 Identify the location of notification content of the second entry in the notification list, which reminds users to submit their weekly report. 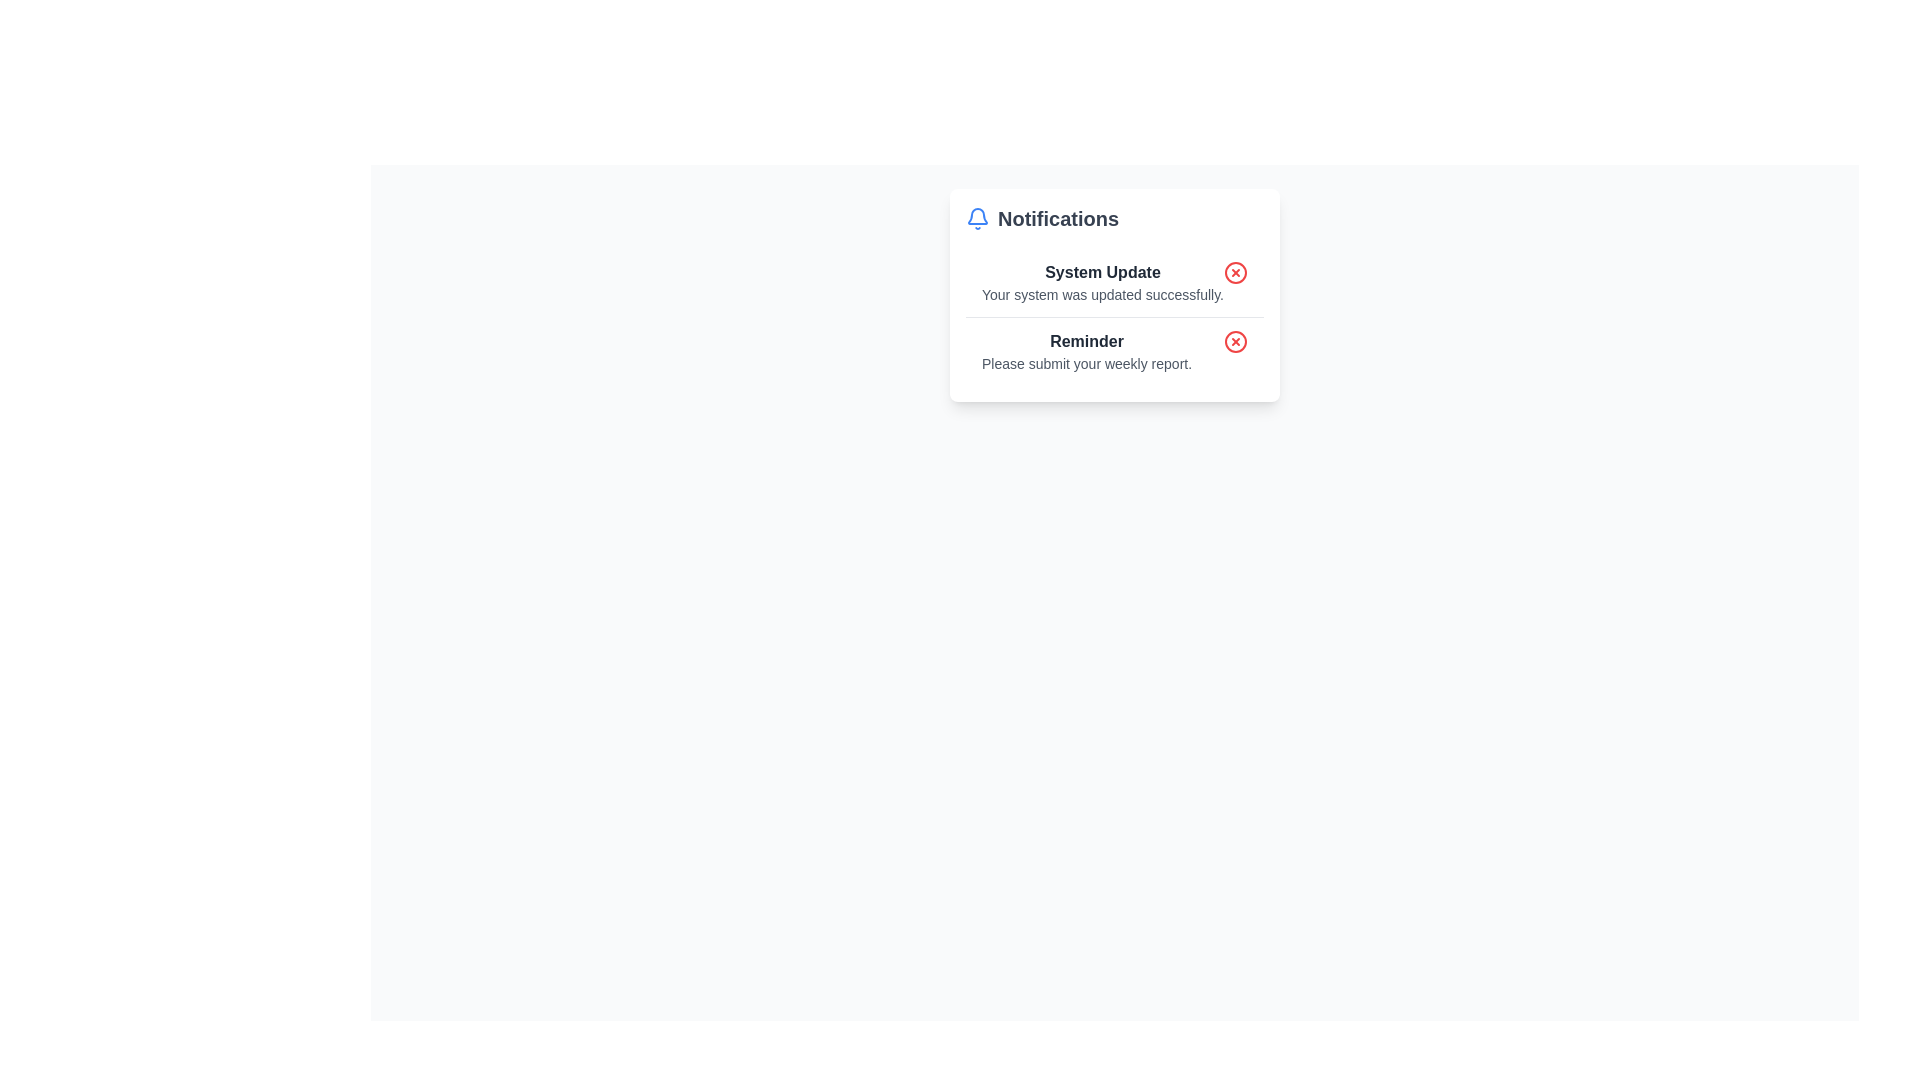
(1113, 350).